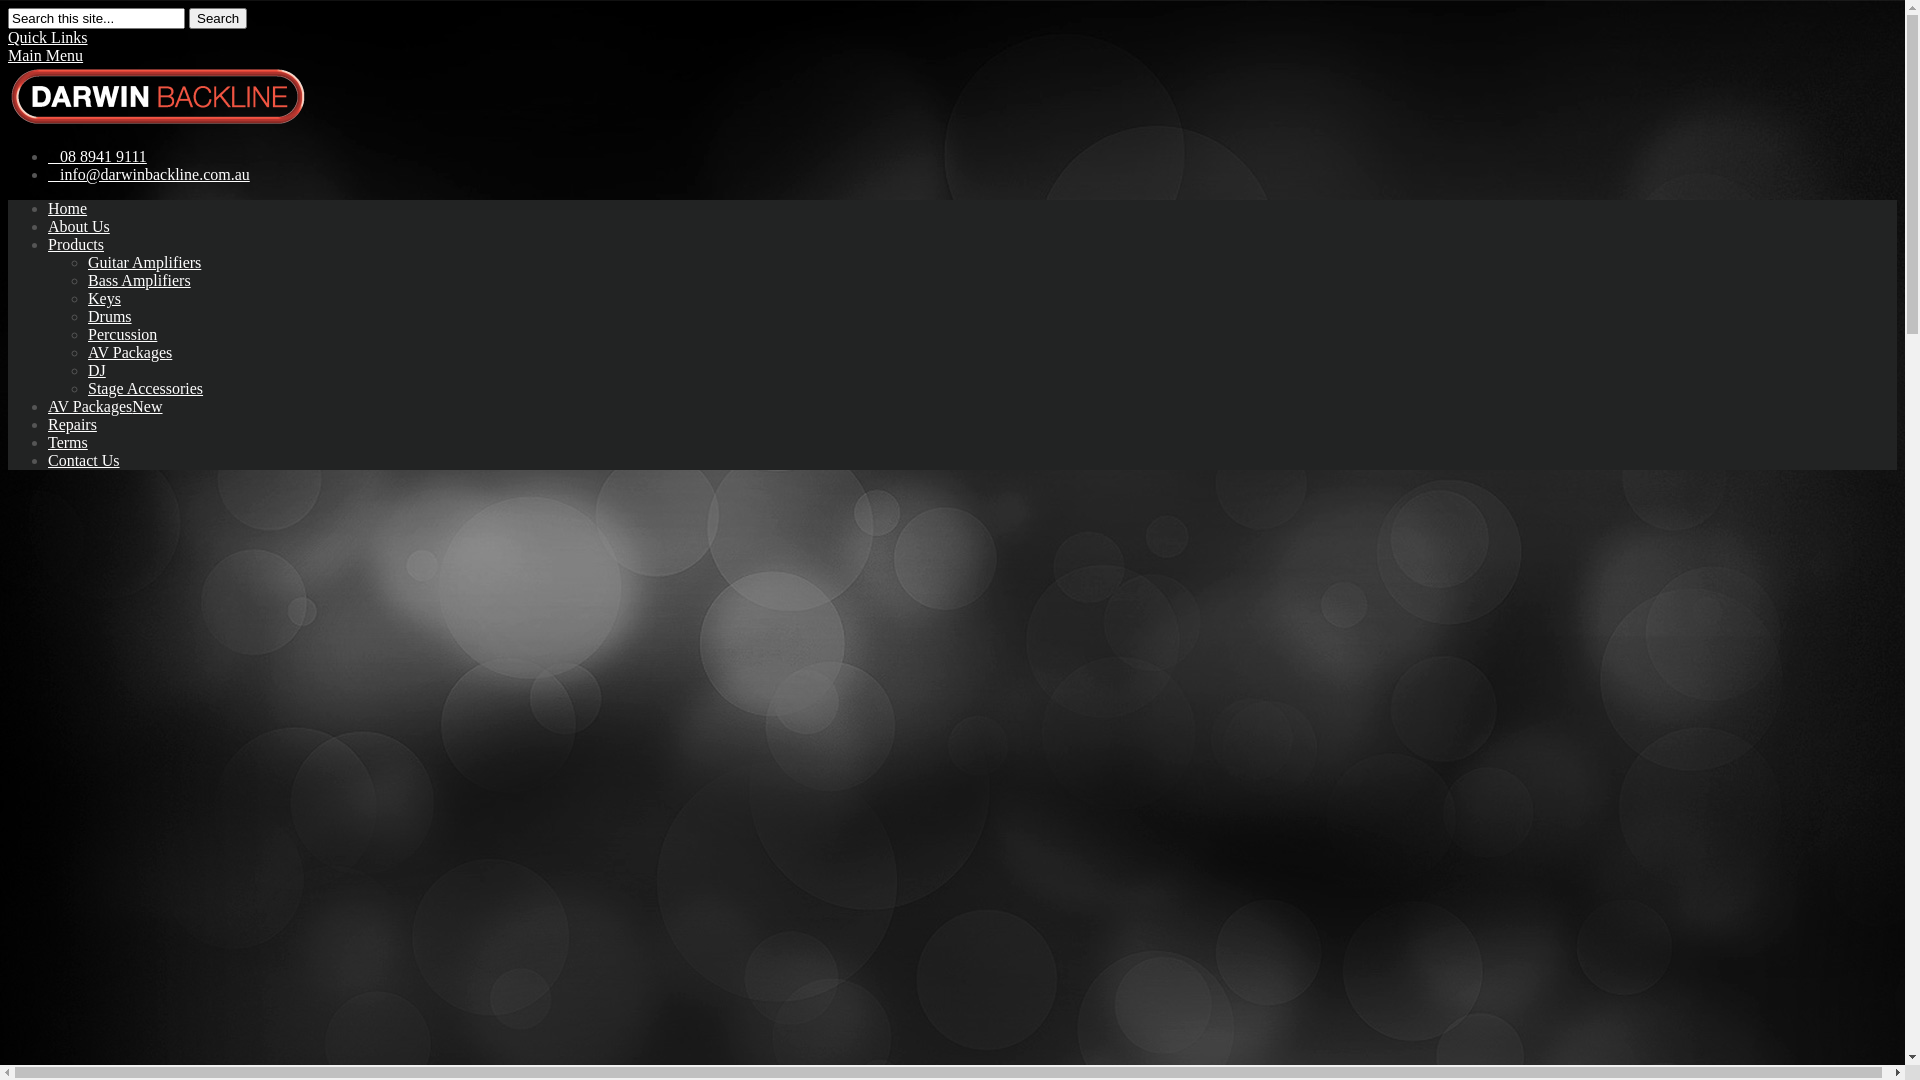 This screenshot has width=1920, height=1080. I want to click on 'About Us', so click(78, 225).